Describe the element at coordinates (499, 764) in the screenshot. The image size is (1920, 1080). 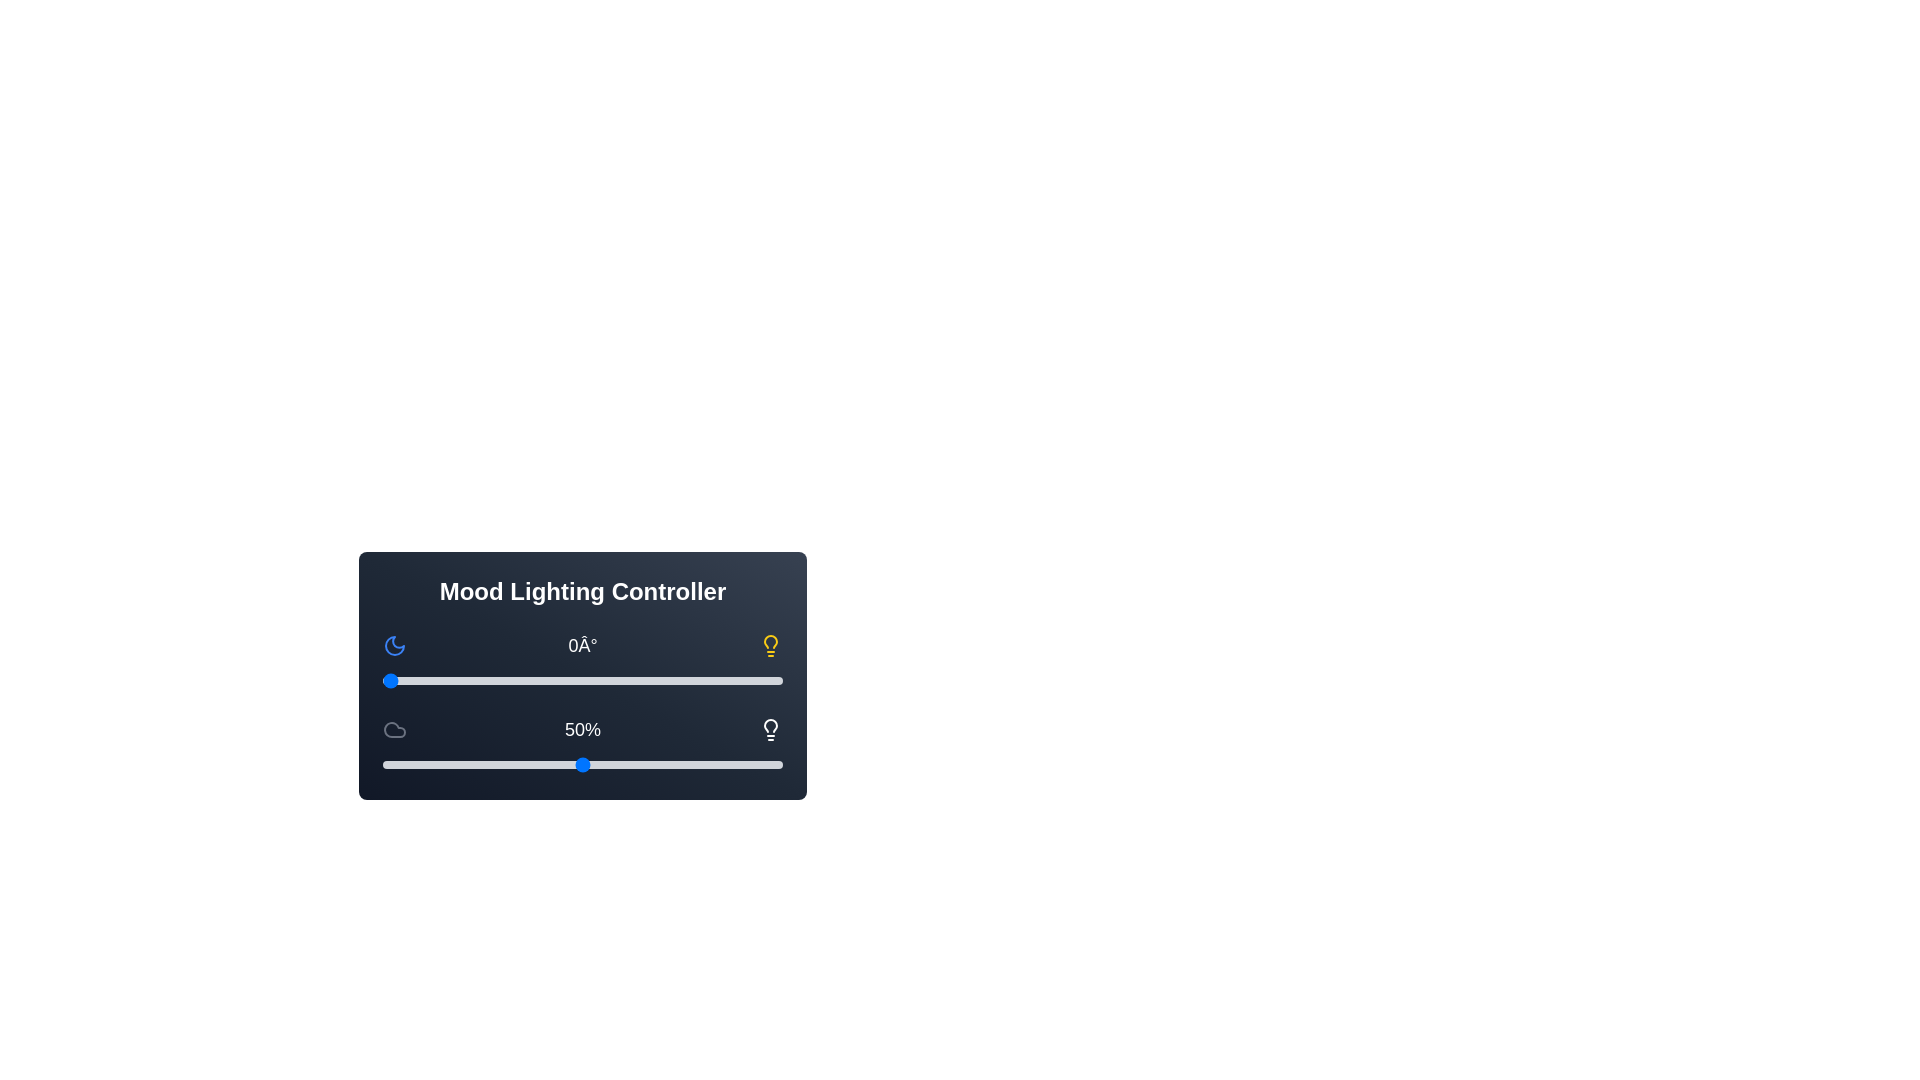
I see `the light intensity to 29% by adjusting the slider` at that location.